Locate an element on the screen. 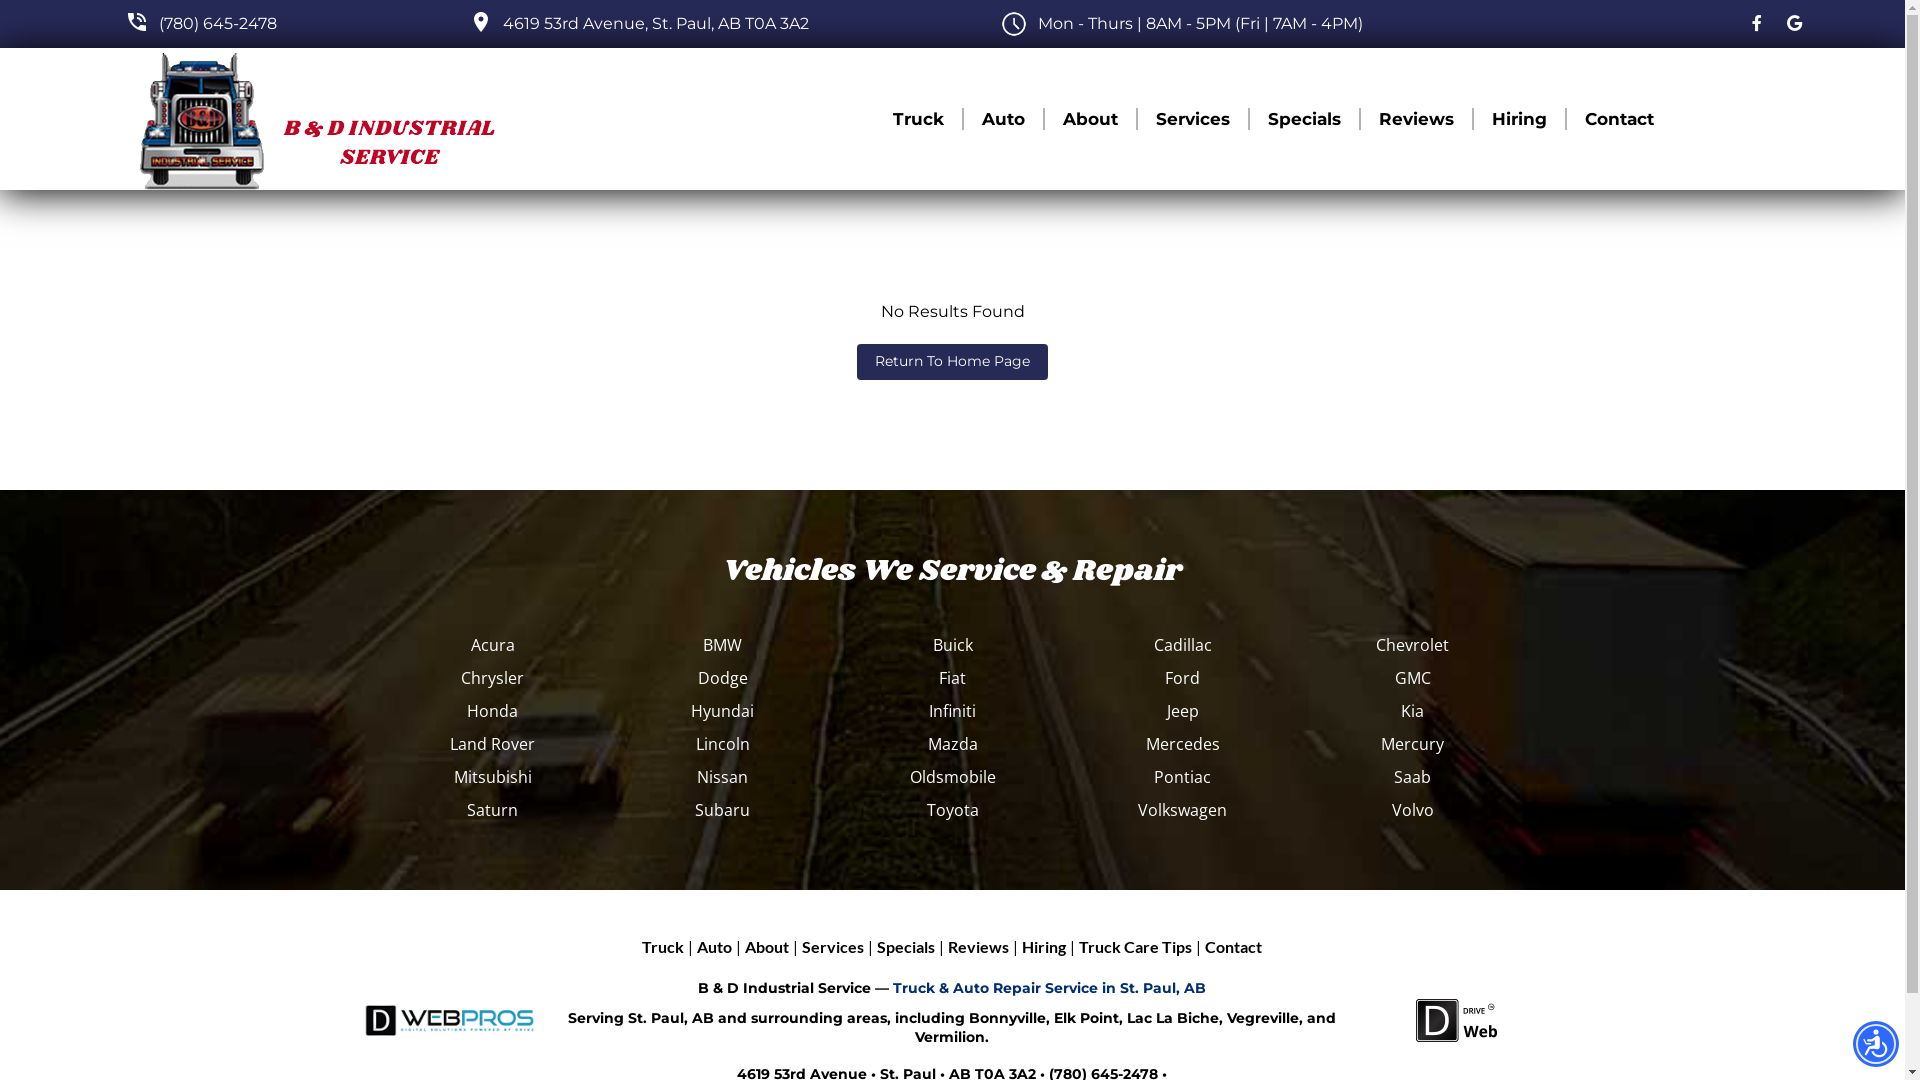 The height and width of the screenshot is (1080, 1920). 'BMW' is located at coordinates (722, 644).